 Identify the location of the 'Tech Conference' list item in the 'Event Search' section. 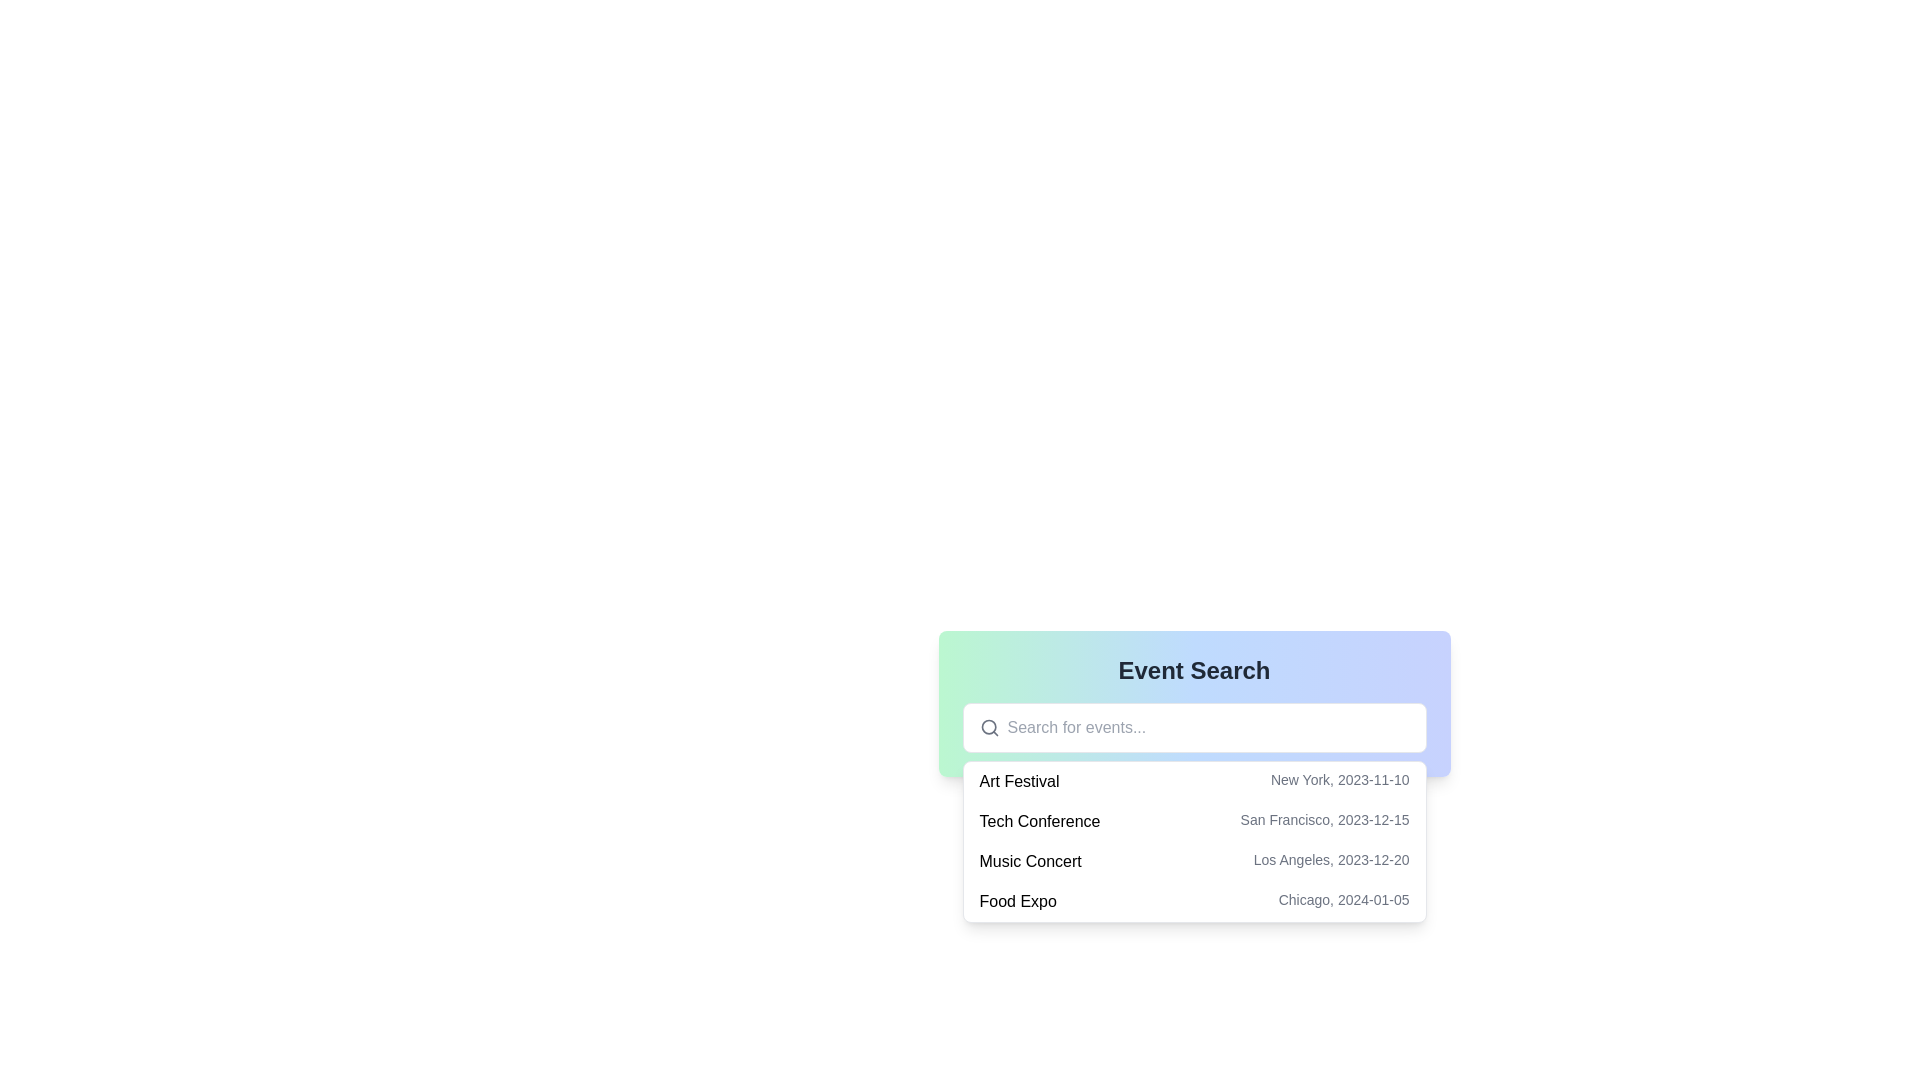
(1194, 821).